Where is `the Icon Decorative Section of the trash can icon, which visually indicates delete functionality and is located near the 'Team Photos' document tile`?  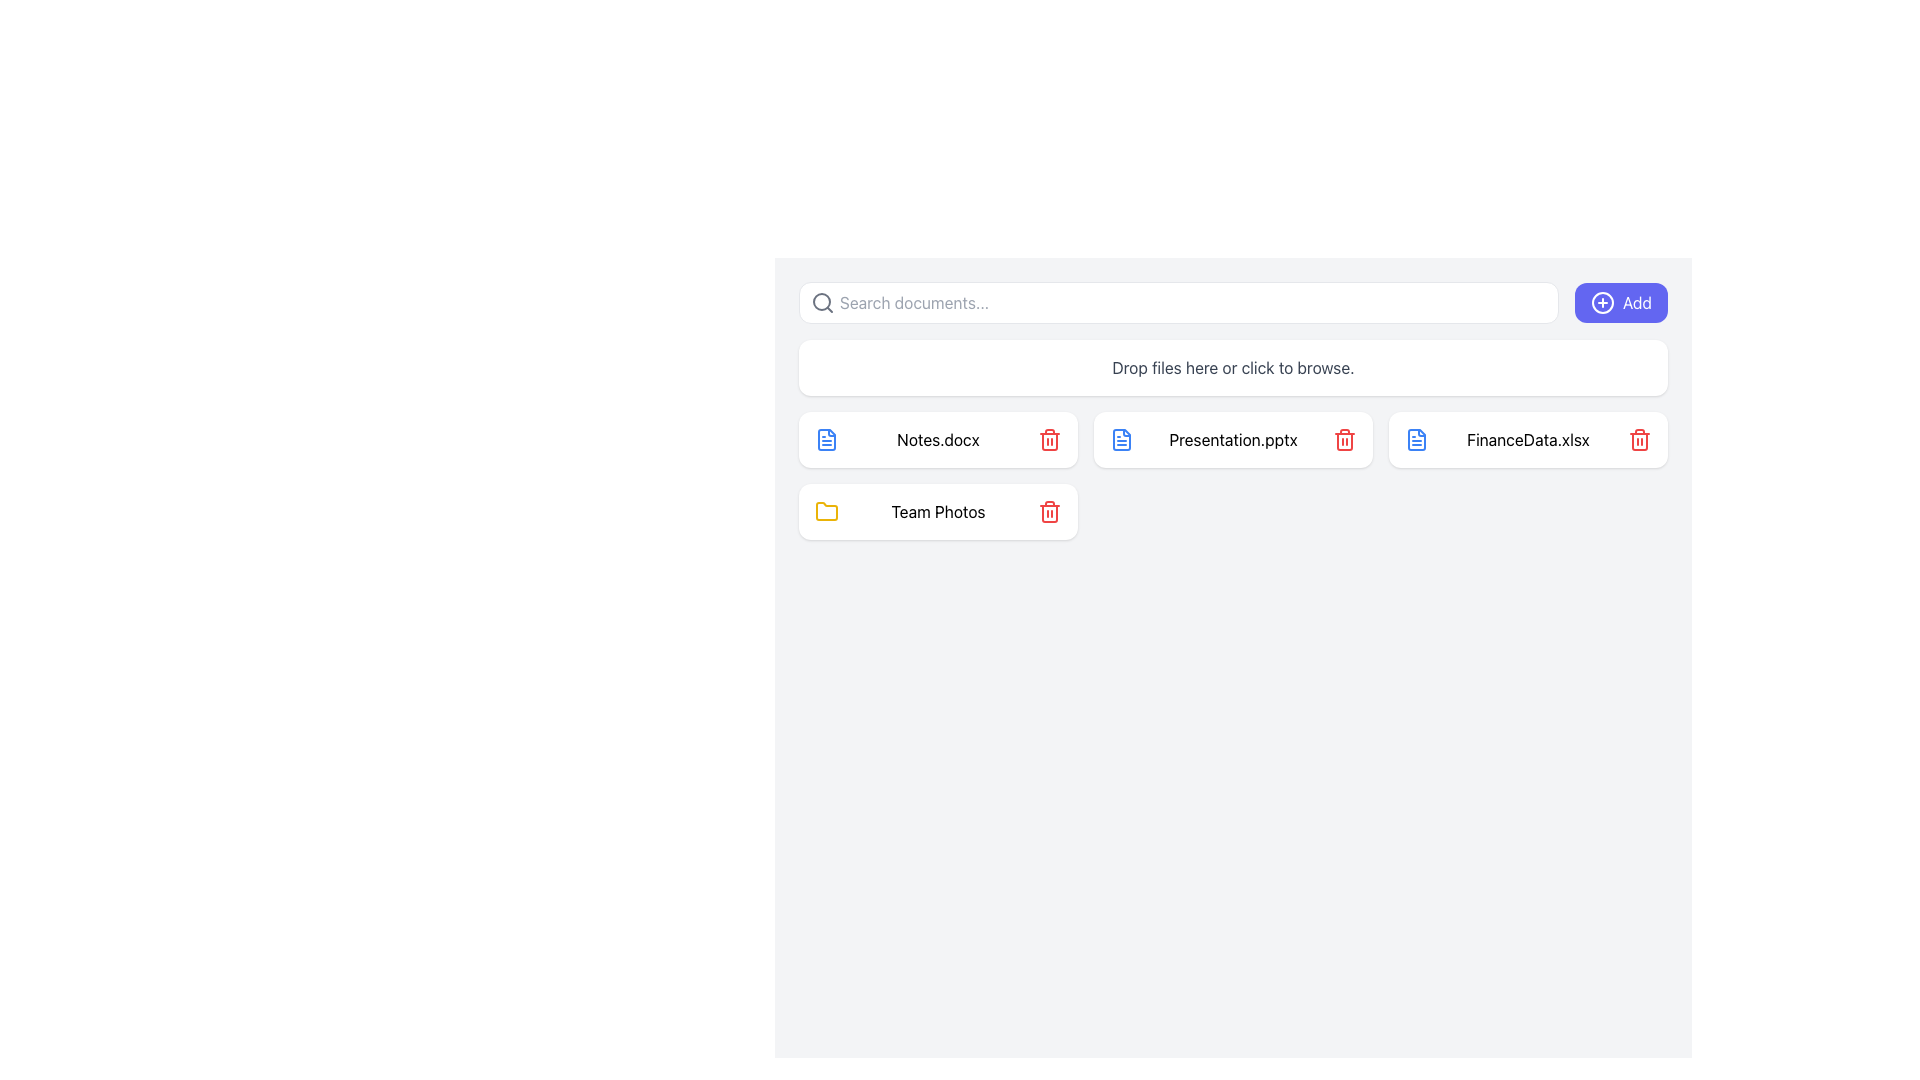 the Icon Decorative Section of the trash can icon, which visually indicates delete functionality and is located near the 'Team Photos' document tile is located at coordinates (1049, 512).